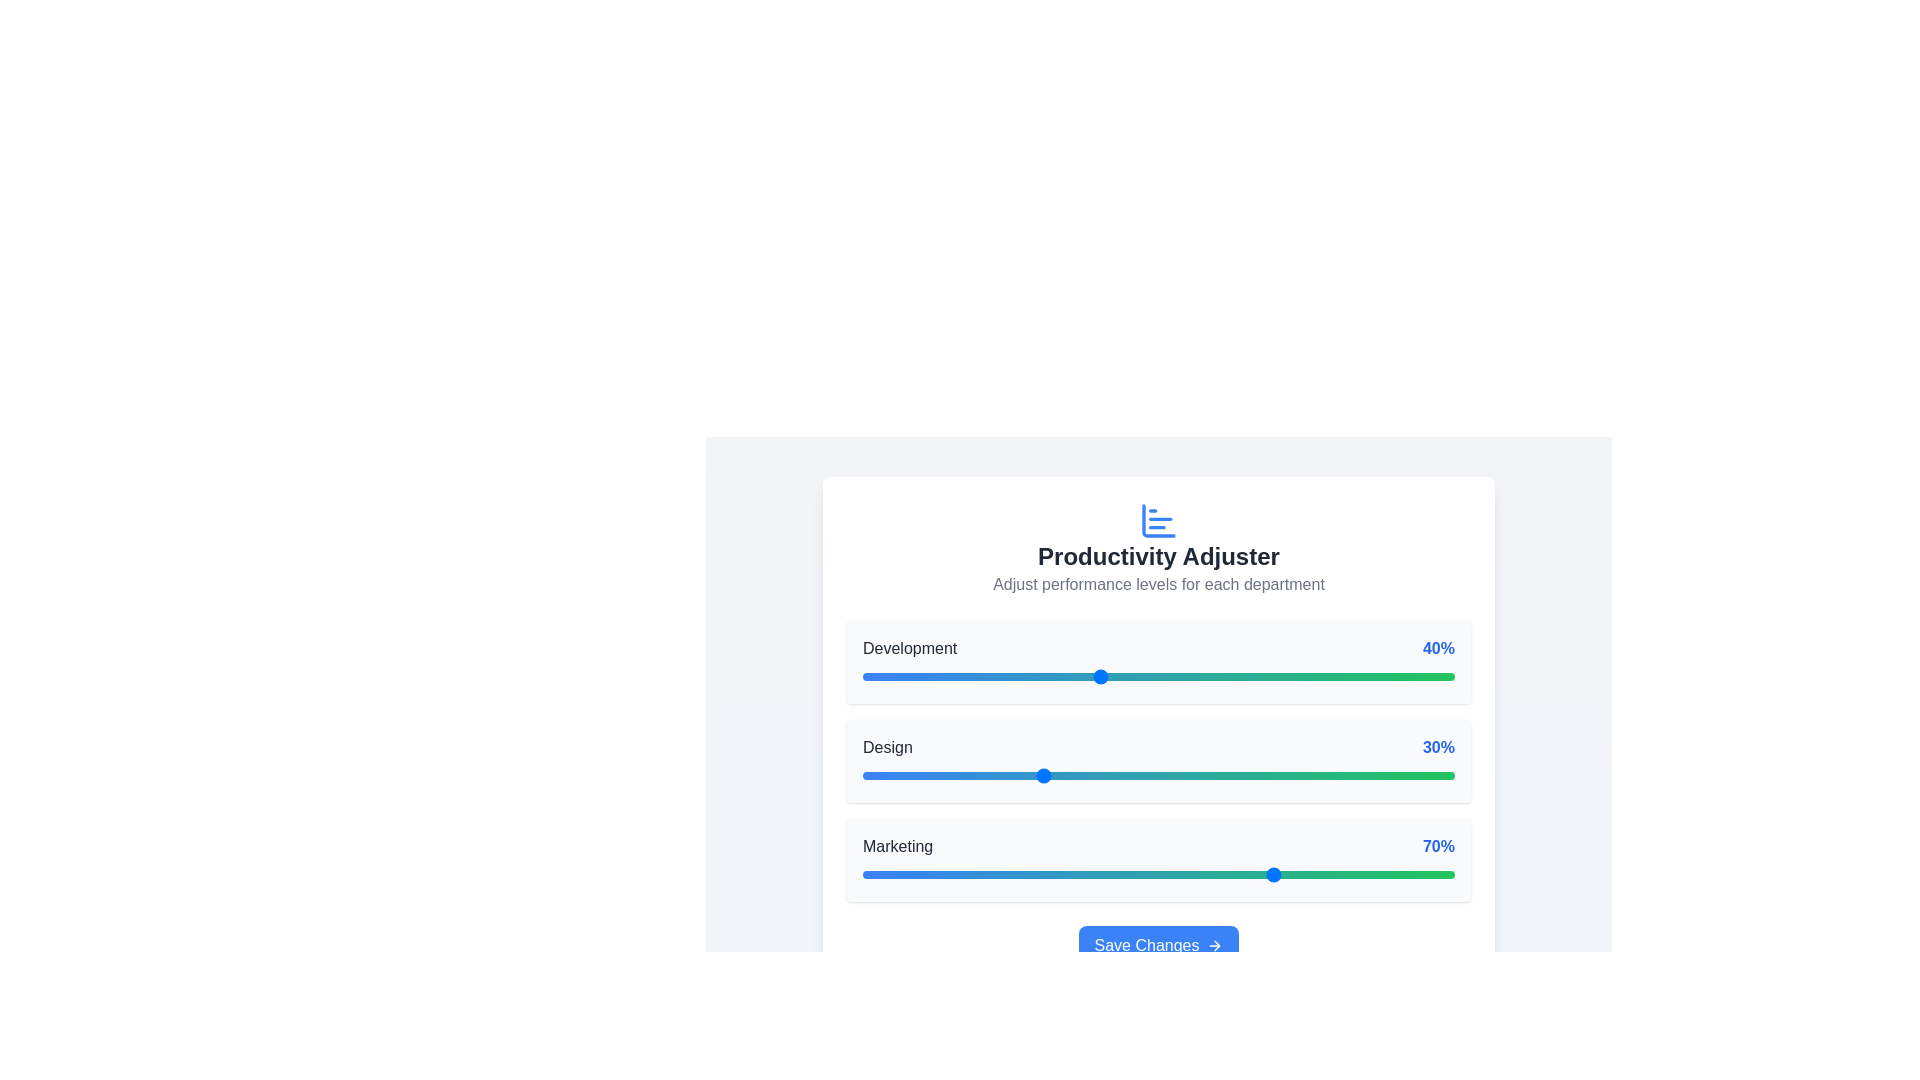 The height and width of the screenshot is (1080, 1920). What do you see at coordinates (1158, 945) in the screenshot?
I see `the 'Save Changes' button located at the bottom of the panel, which features a blue background and an arrow icon to the right of the text` at bounding box center [1158, 945].